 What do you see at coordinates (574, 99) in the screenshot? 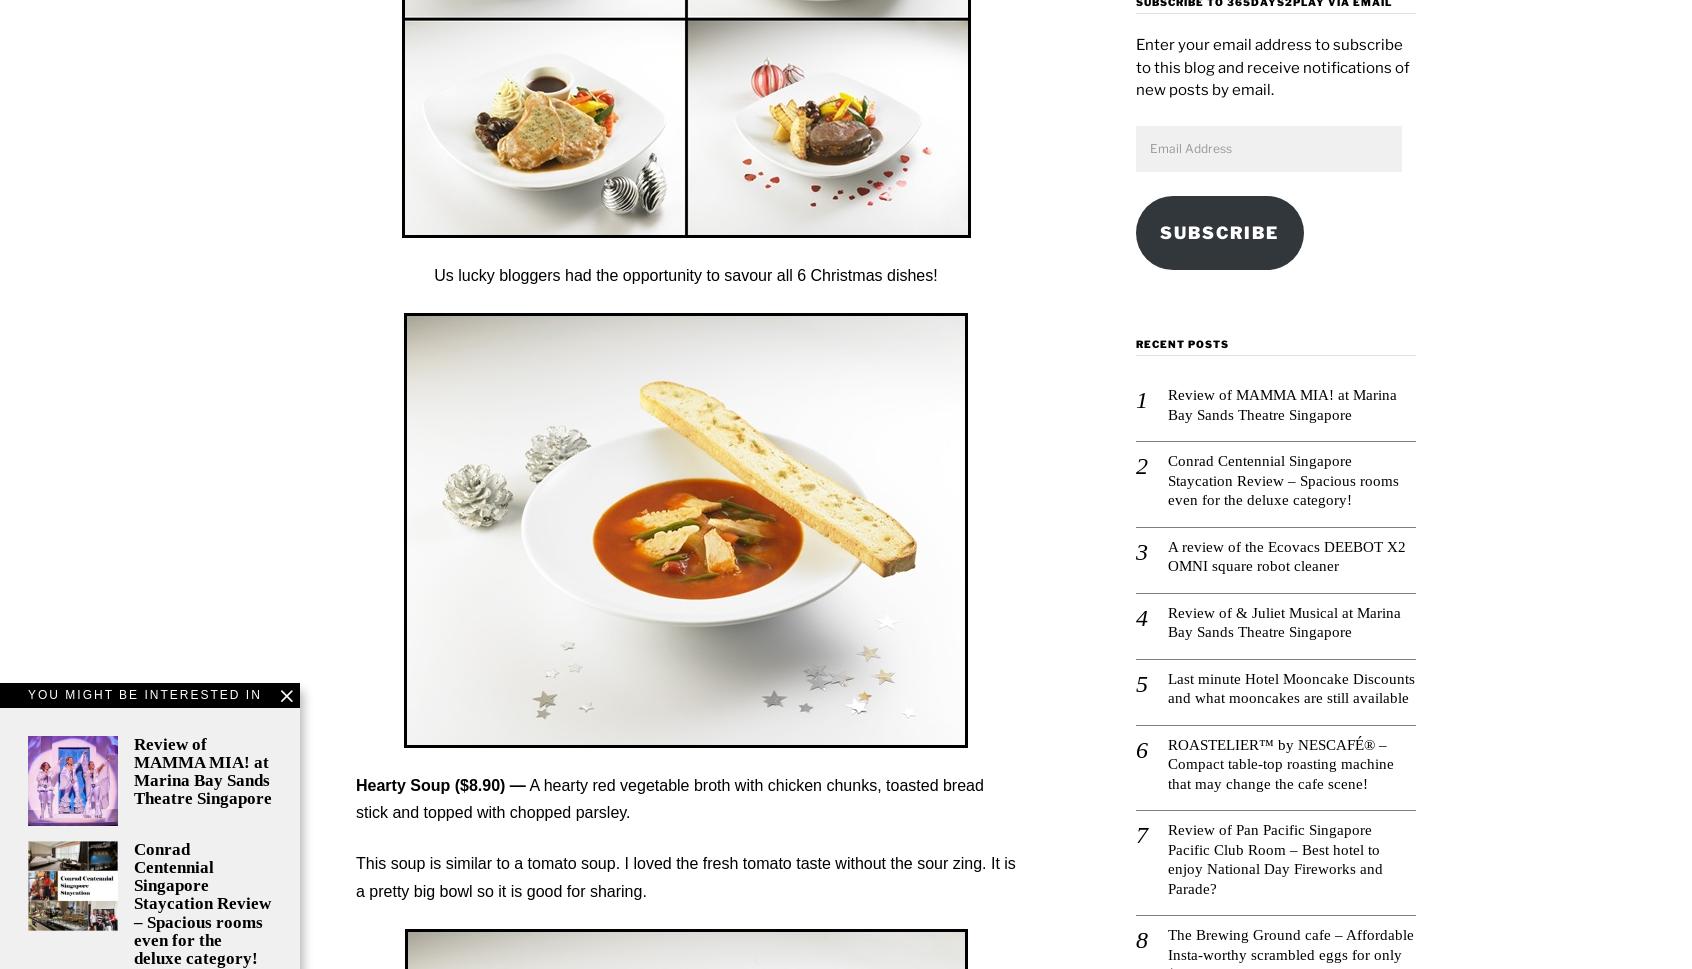
I see `'Cart'` at bounding box center [574, 99].